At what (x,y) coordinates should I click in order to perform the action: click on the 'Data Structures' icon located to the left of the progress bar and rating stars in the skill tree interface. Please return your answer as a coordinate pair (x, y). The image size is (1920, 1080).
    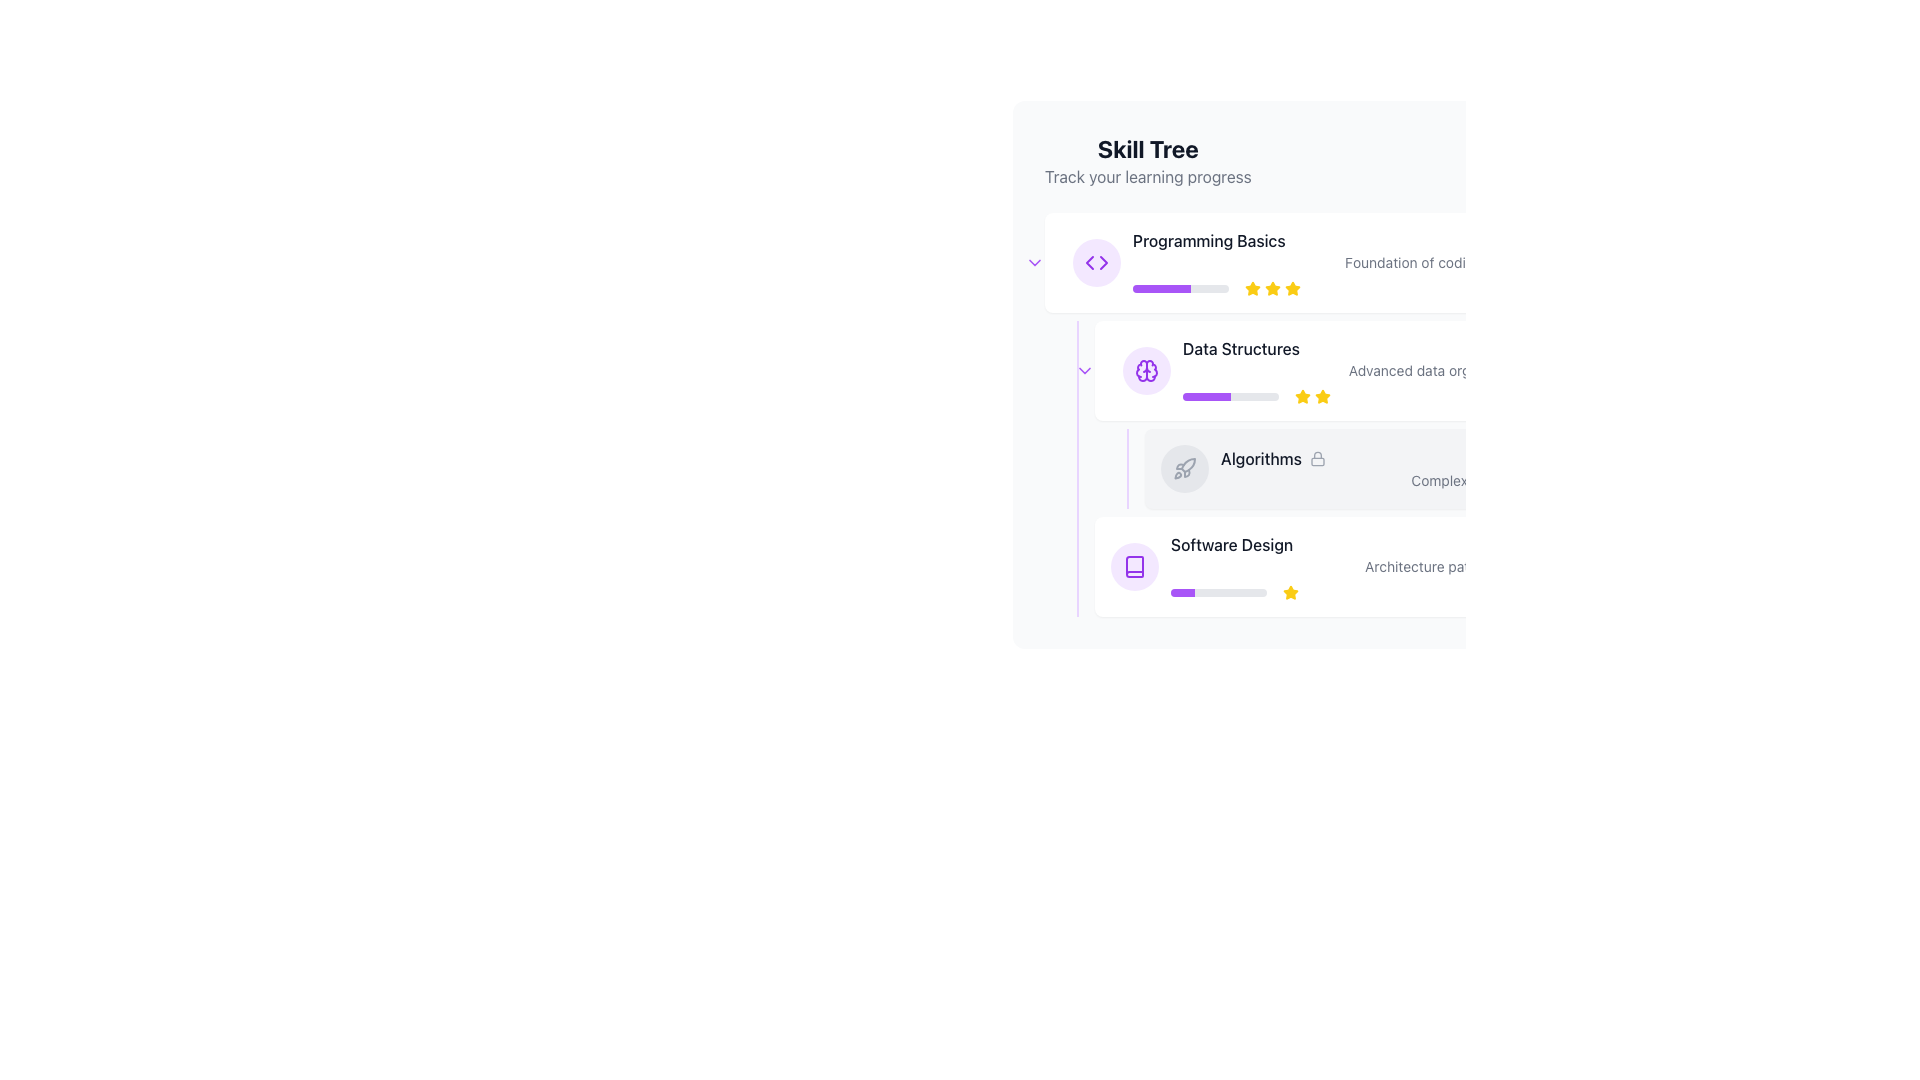
    Looking at the image, I should click on (1147, 370).